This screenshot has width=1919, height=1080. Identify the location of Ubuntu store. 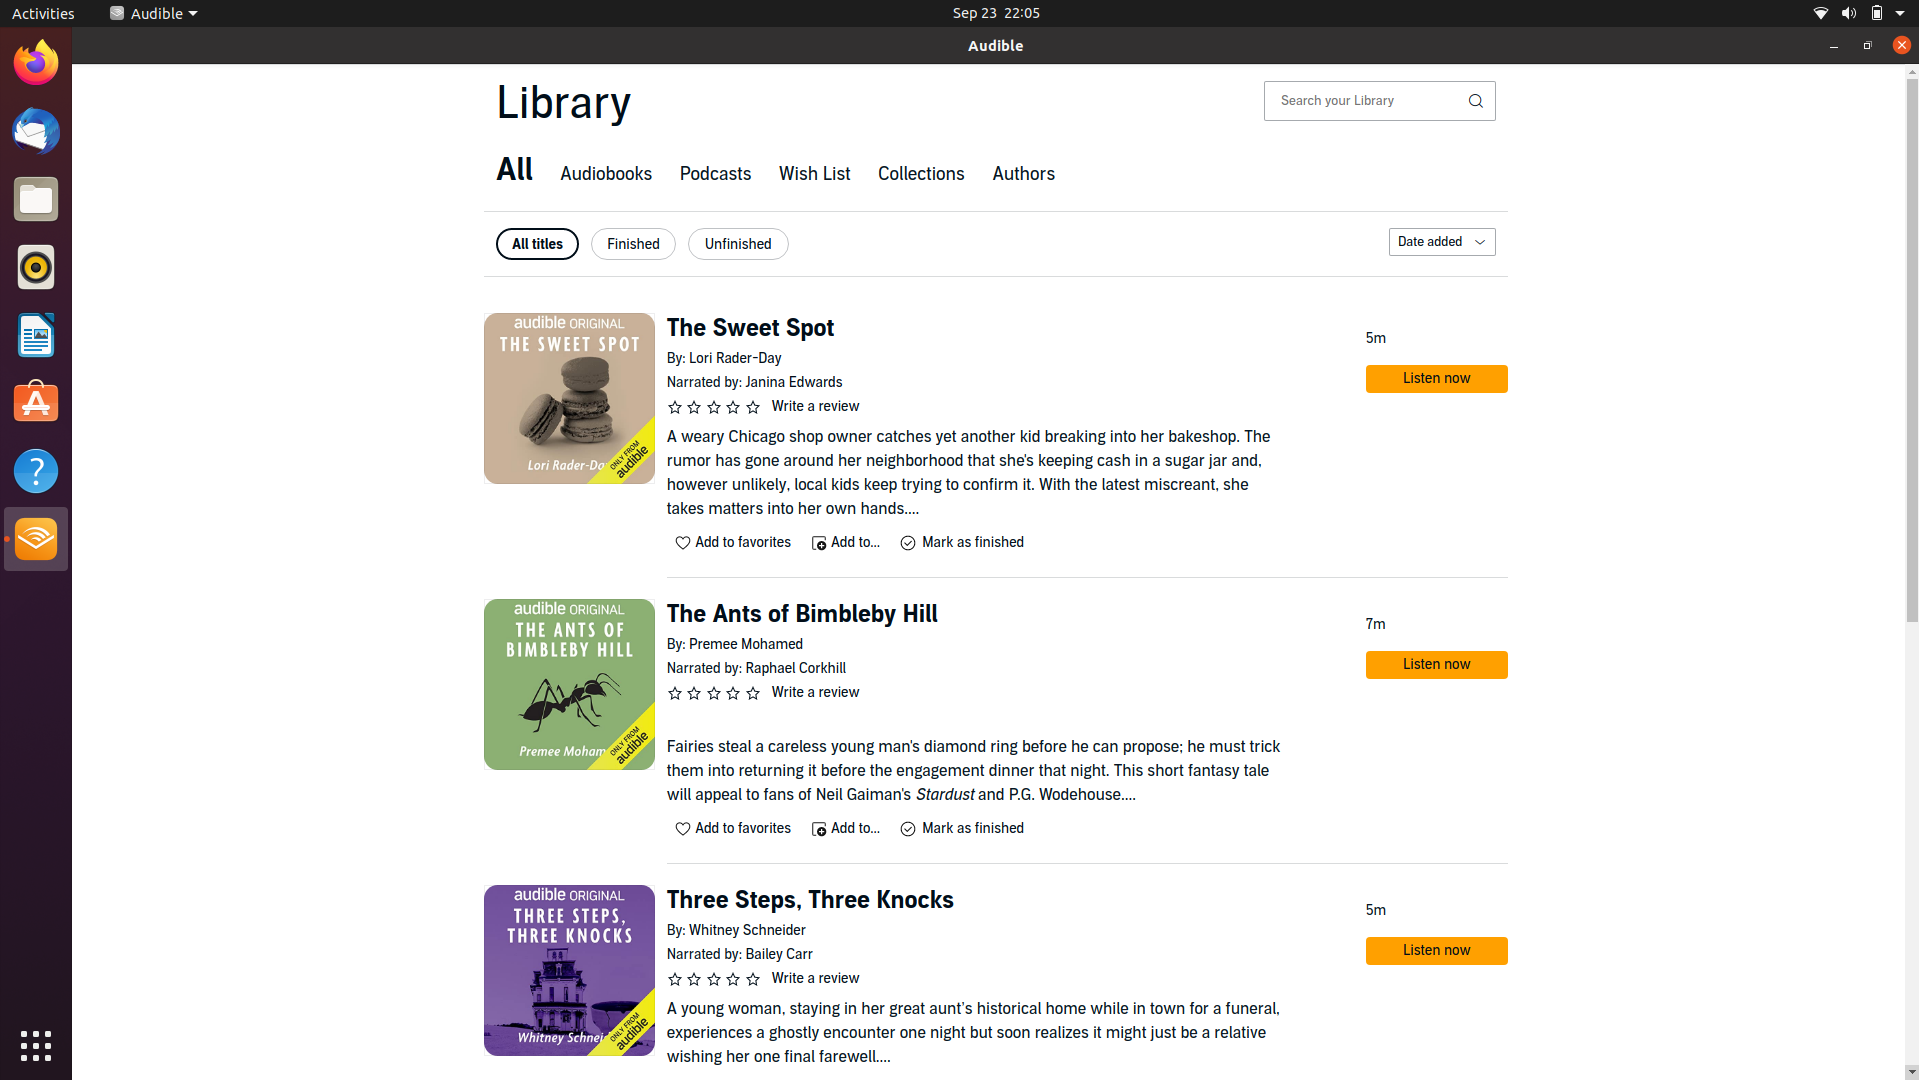
(37, 401).